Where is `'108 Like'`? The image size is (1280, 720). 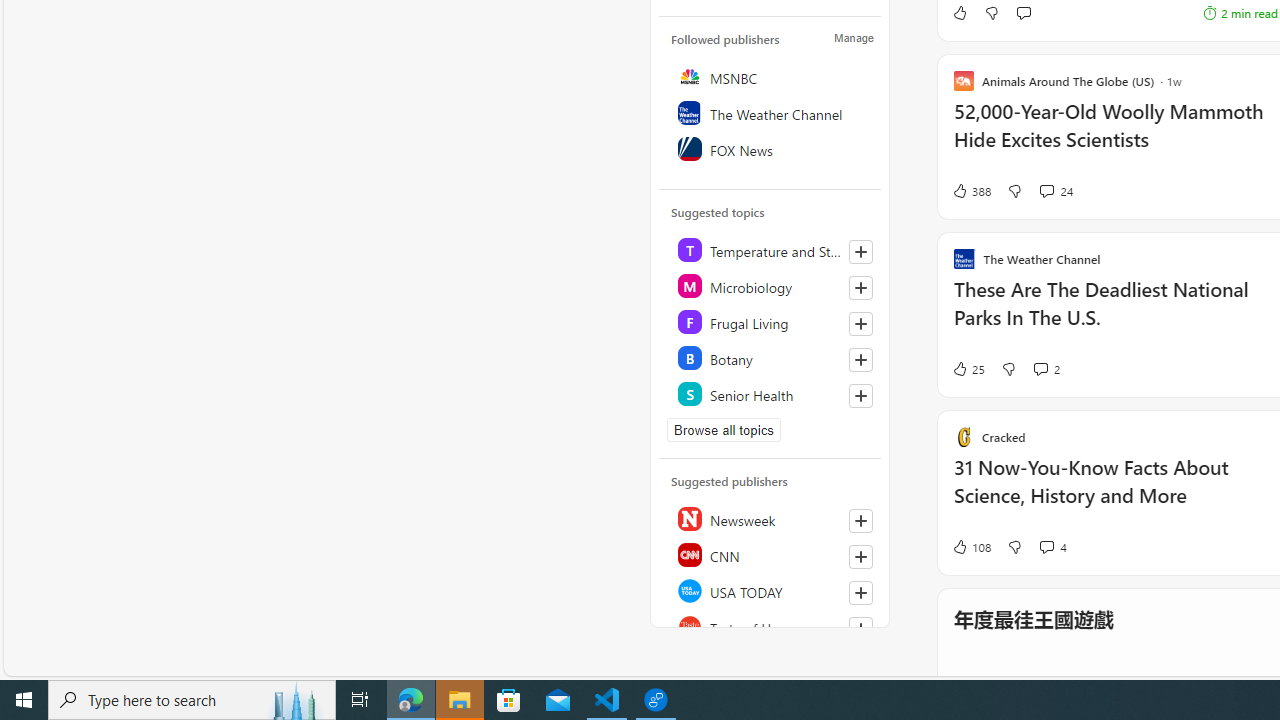 '108 Like' is located at coordinates (970, 546).